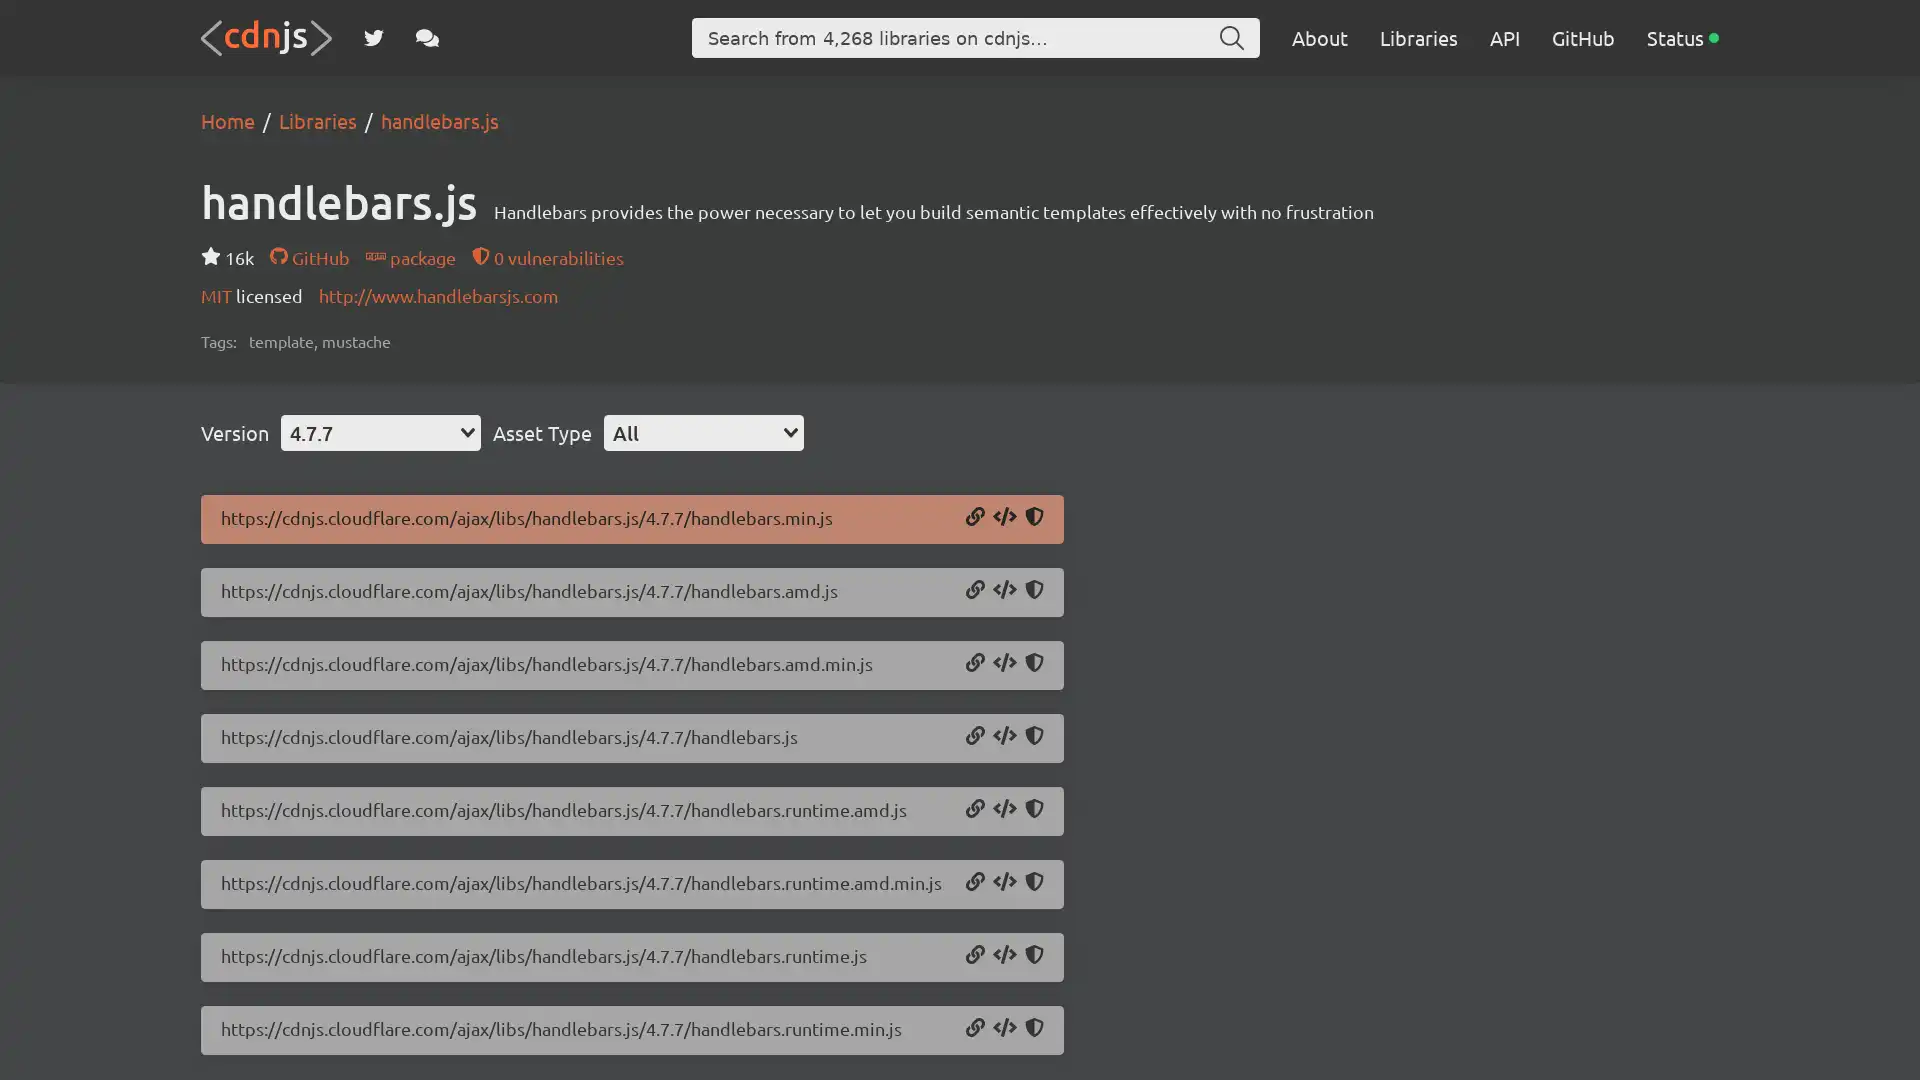  Describe the element at coordinates (1034, 882) in the screenshot. I see `Copy SRI Hash` at that location.